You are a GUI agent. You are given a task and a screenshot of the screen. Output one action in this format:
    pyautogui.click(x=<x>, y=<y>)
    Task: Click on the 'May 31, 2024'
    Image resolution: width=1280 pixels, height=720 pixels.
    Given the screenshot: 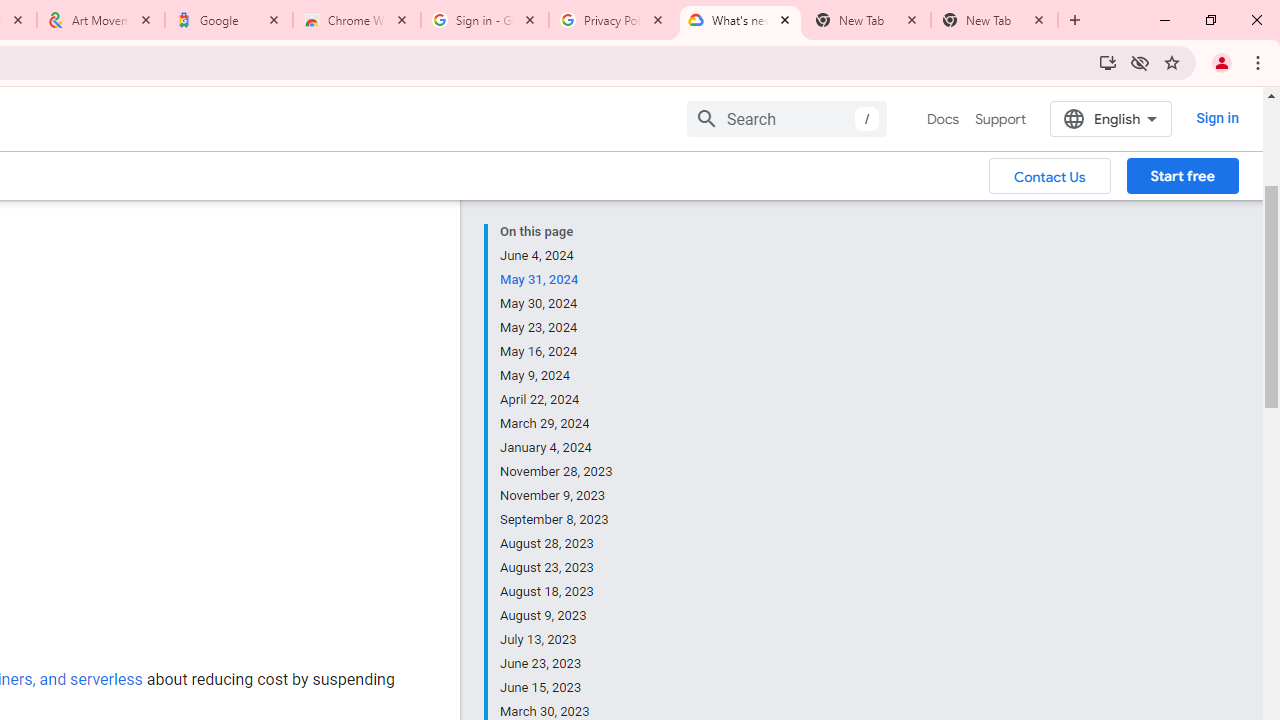 What is the action you would take?
    pyautogui.click(x=557, y=280)
    